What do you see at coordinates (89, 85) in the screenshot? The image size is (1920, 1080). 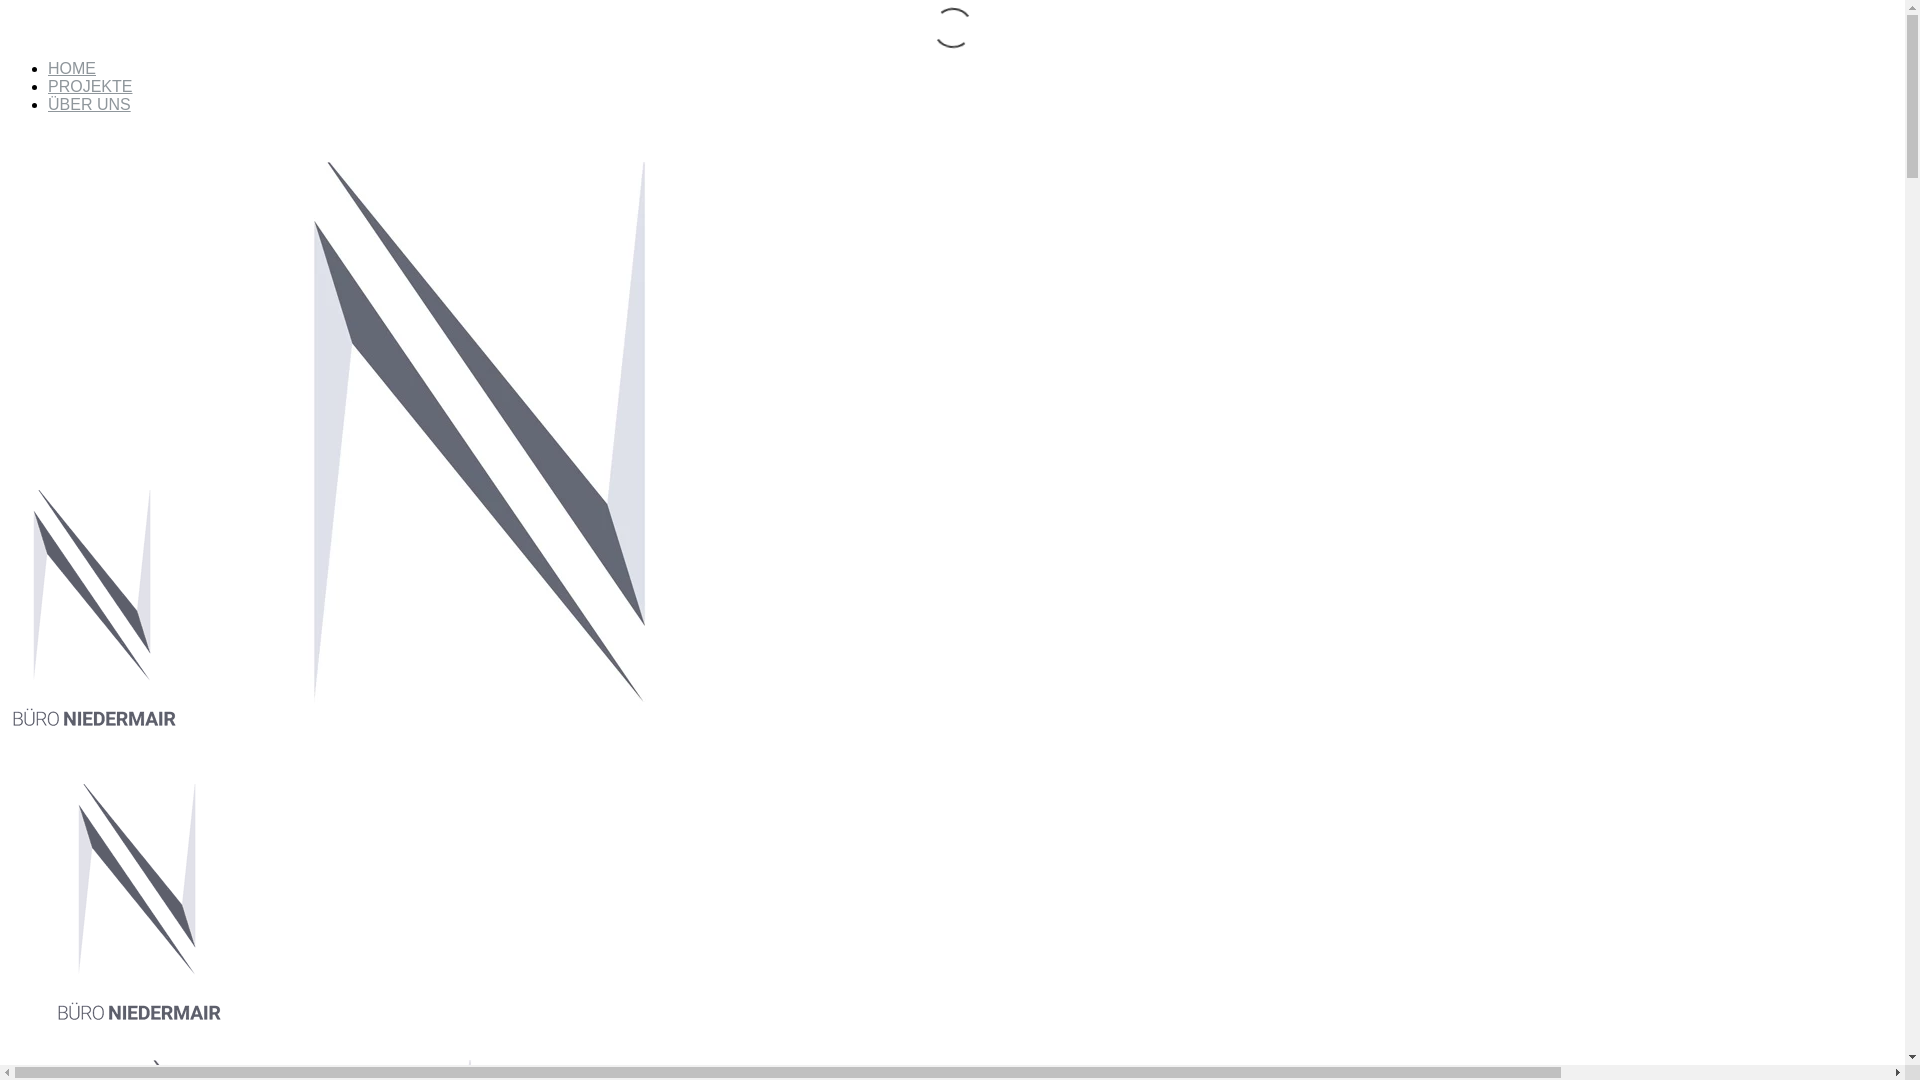 I see `'PROJEKTE'` at bounding box center [89, 85].